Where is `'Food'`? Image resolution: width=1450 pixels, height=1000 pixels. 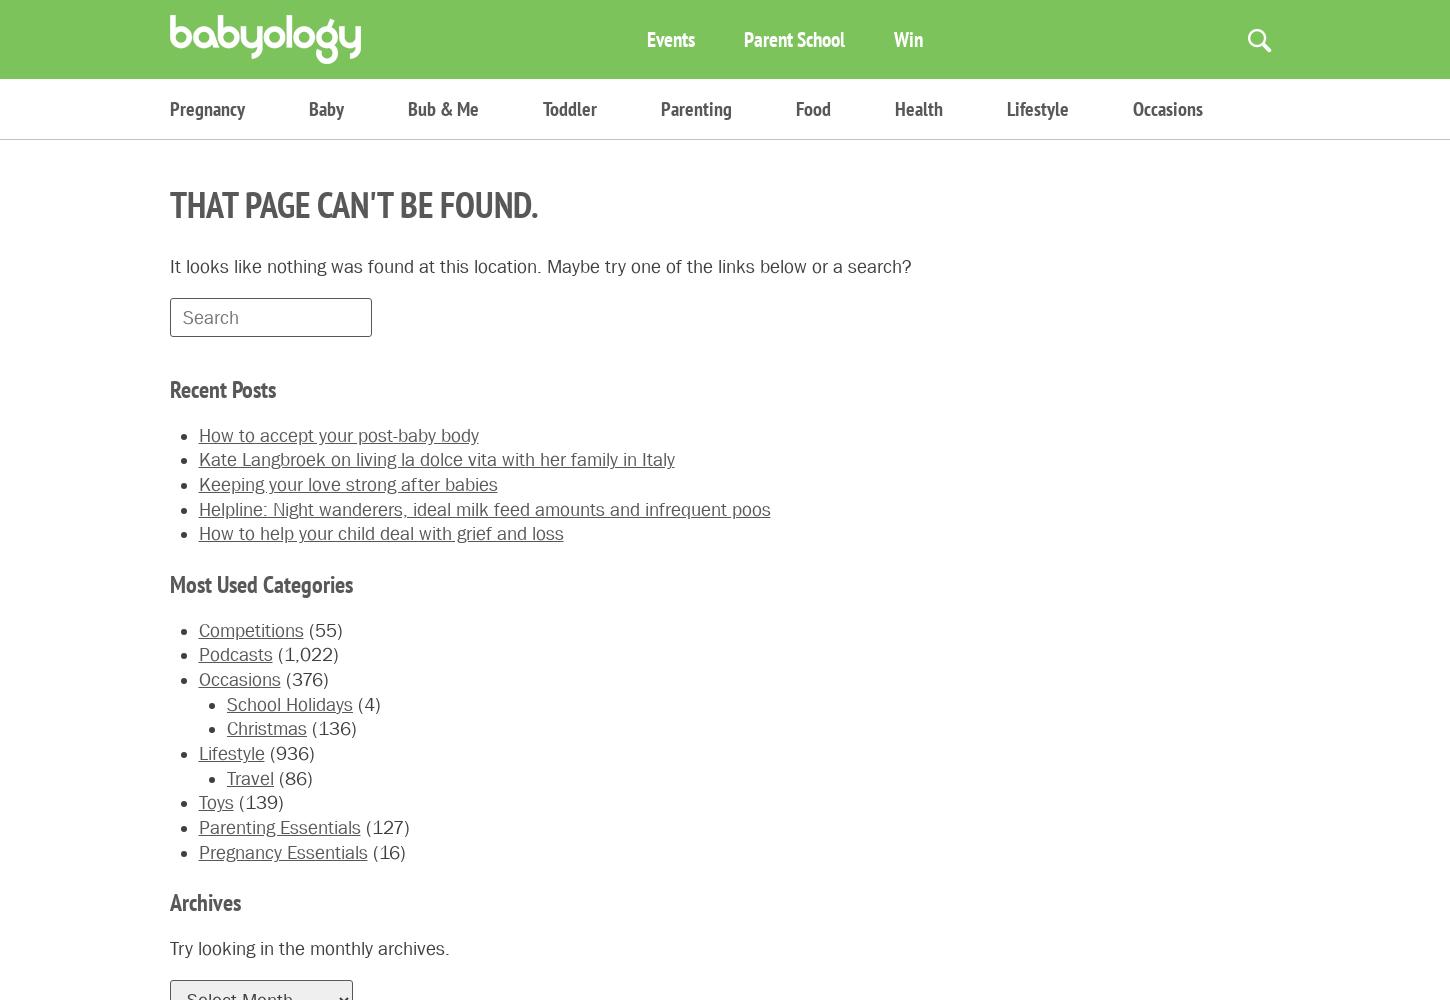
'Food' is located at coordinates (813, 108).